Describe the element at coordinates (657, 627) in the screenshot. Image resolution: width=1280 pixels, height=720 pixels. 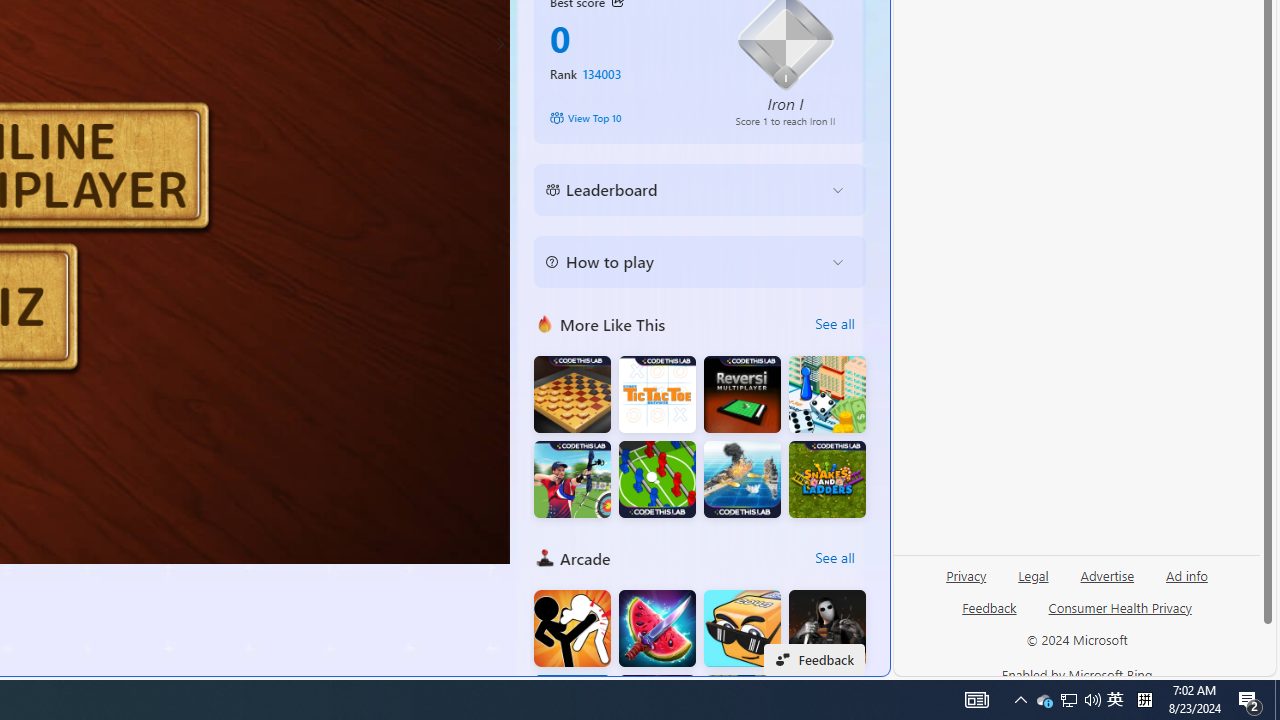
I see `'Fruit Chopper'` at that location.